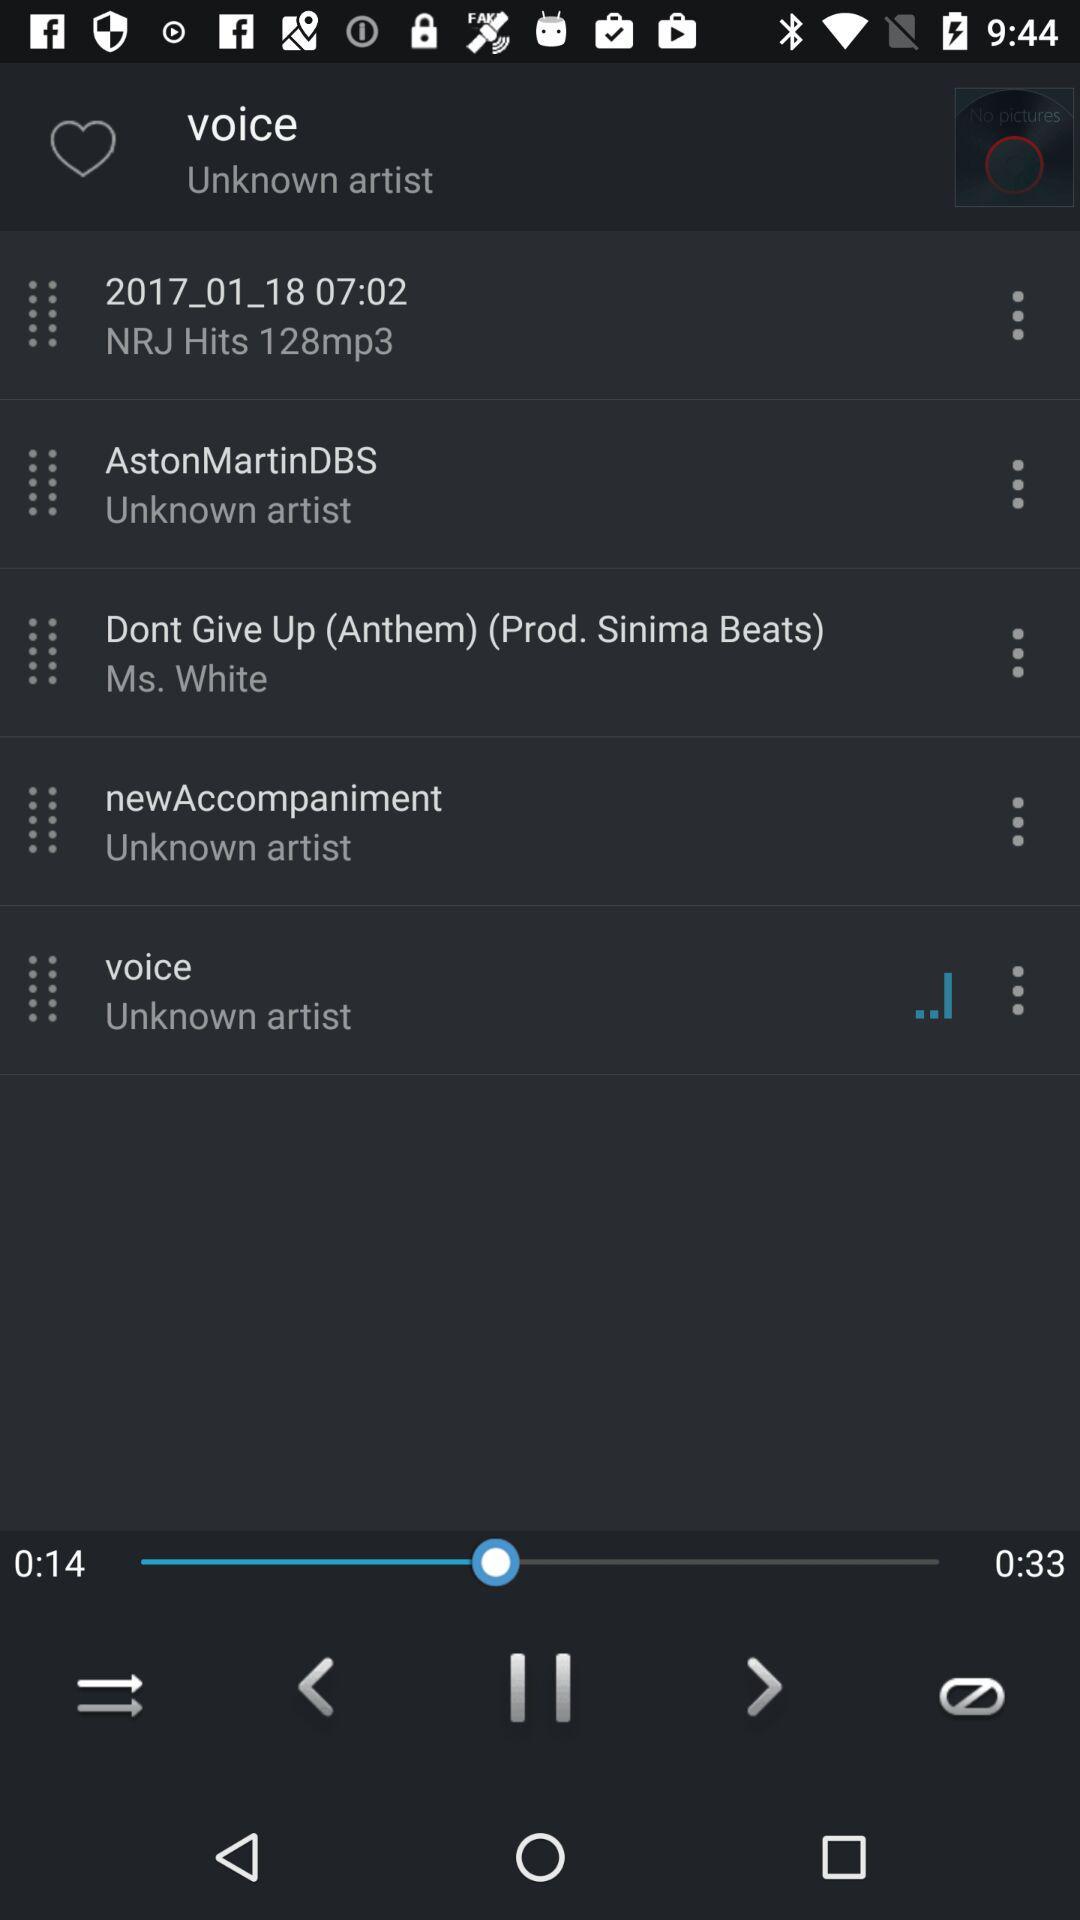  What do you see at coordinates (83, 146) in the screenshot?
I see `the favorite icon` at bounding box center [83, 146].